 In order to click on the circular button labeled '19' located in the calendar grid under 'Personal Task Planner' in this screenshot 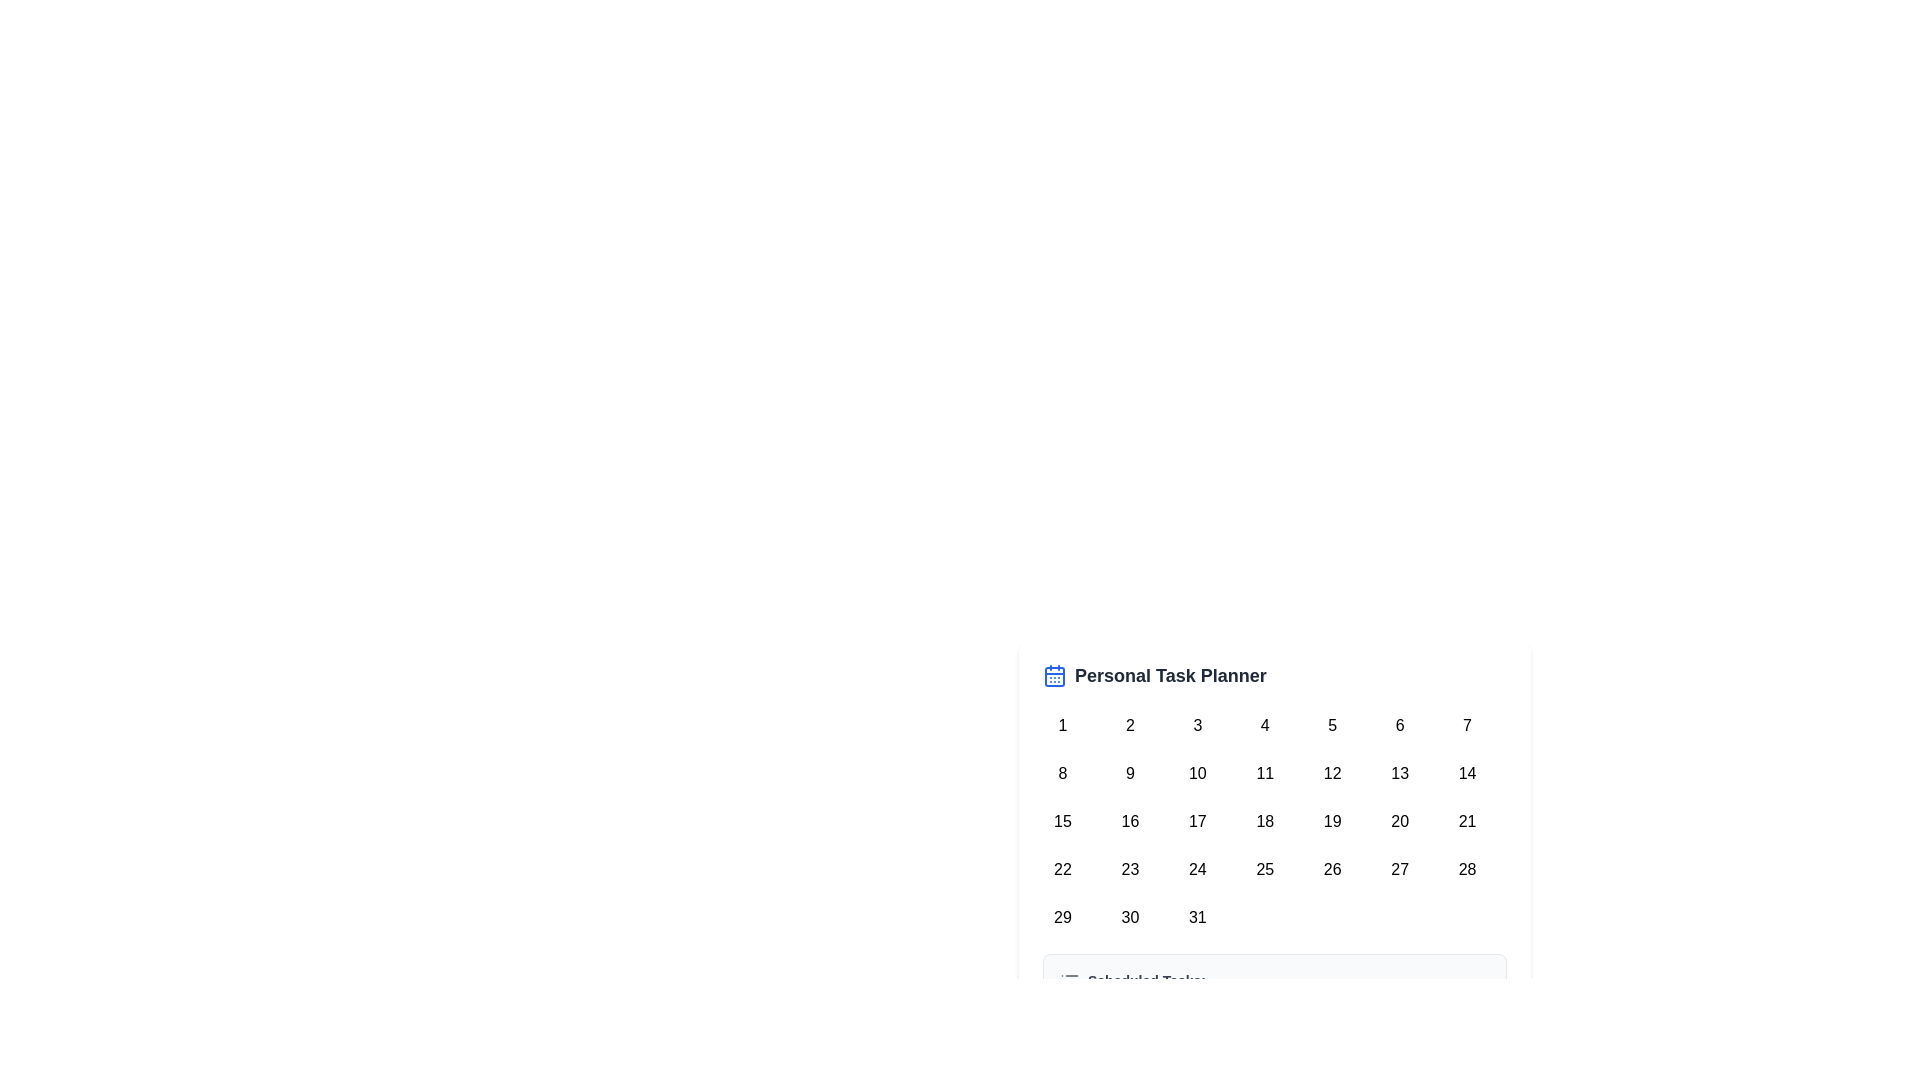, I will do `click(1332, 821)`.